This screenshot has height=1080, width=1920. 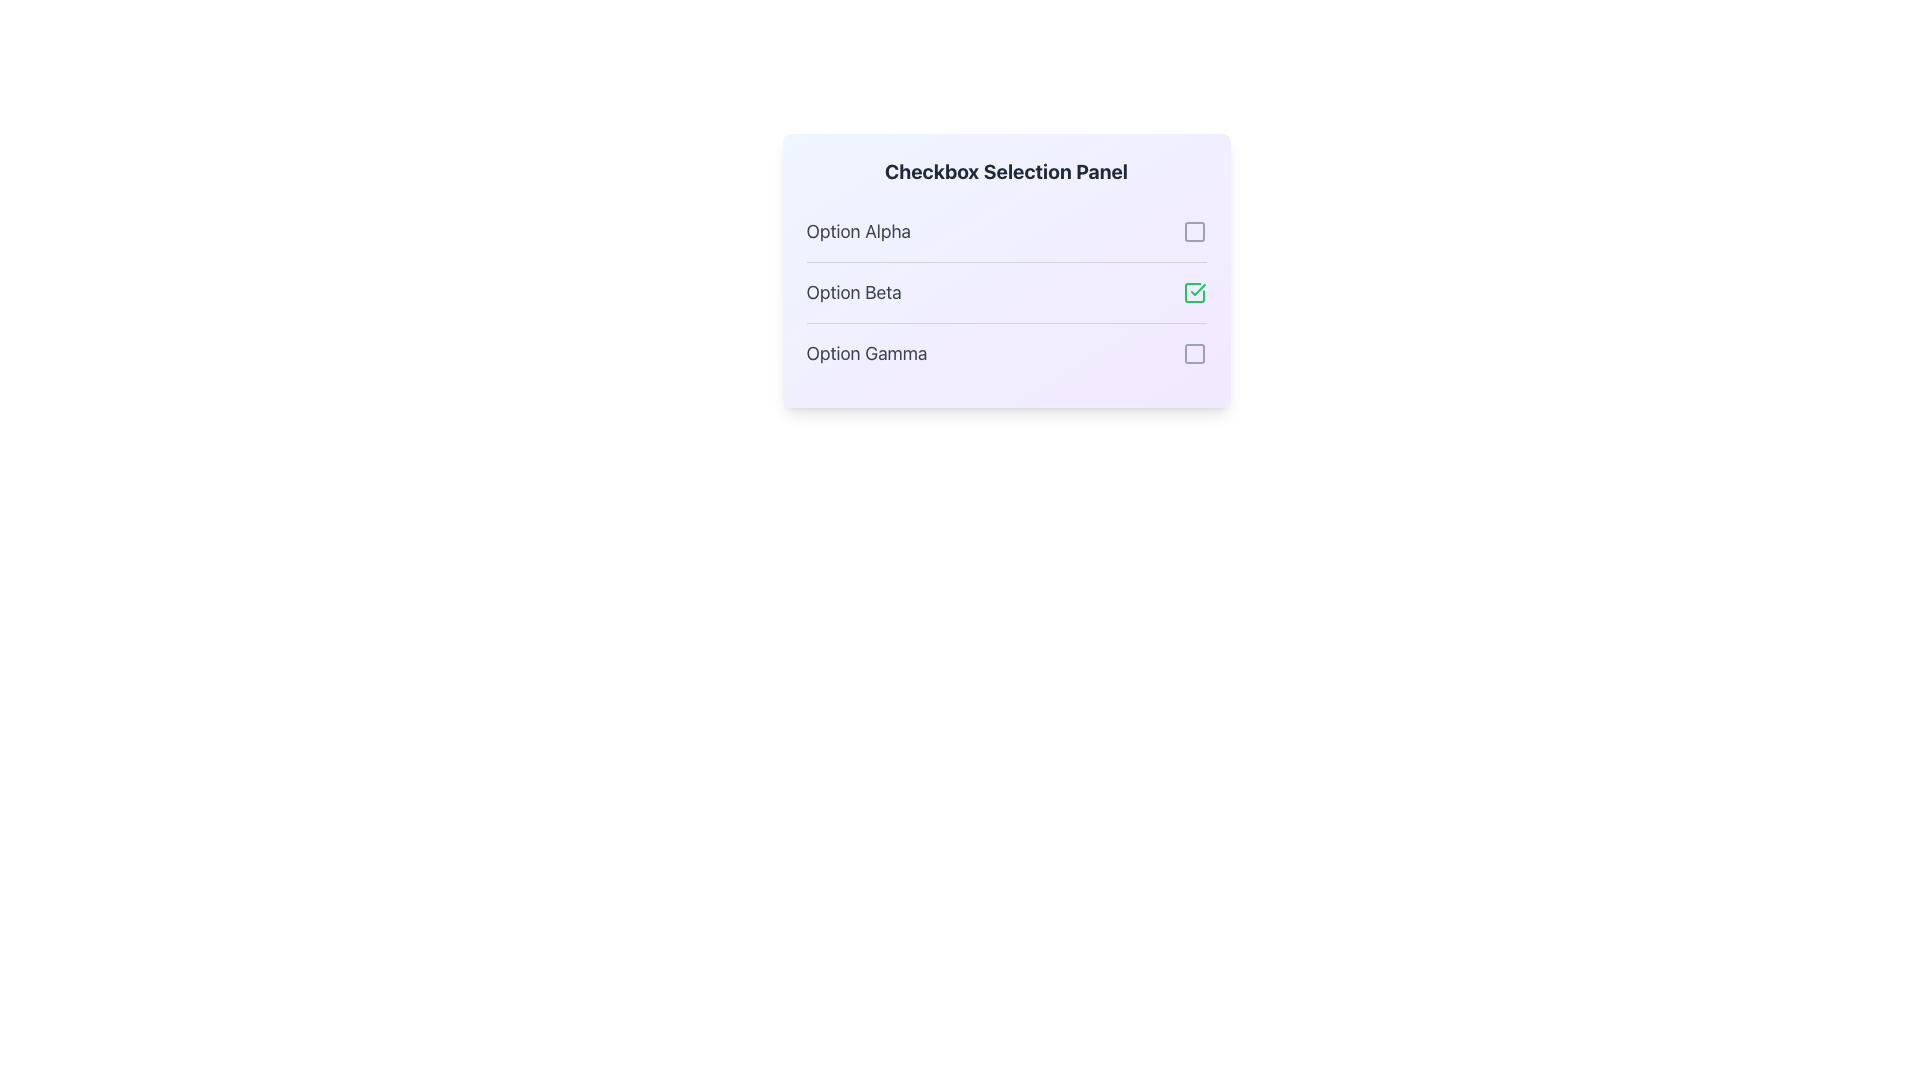 I want to click on the green checkmark icon, which is part of a square icon located to the right of the 'Option Beta' label in a vertical list of options, so click(x=1198, y=289).